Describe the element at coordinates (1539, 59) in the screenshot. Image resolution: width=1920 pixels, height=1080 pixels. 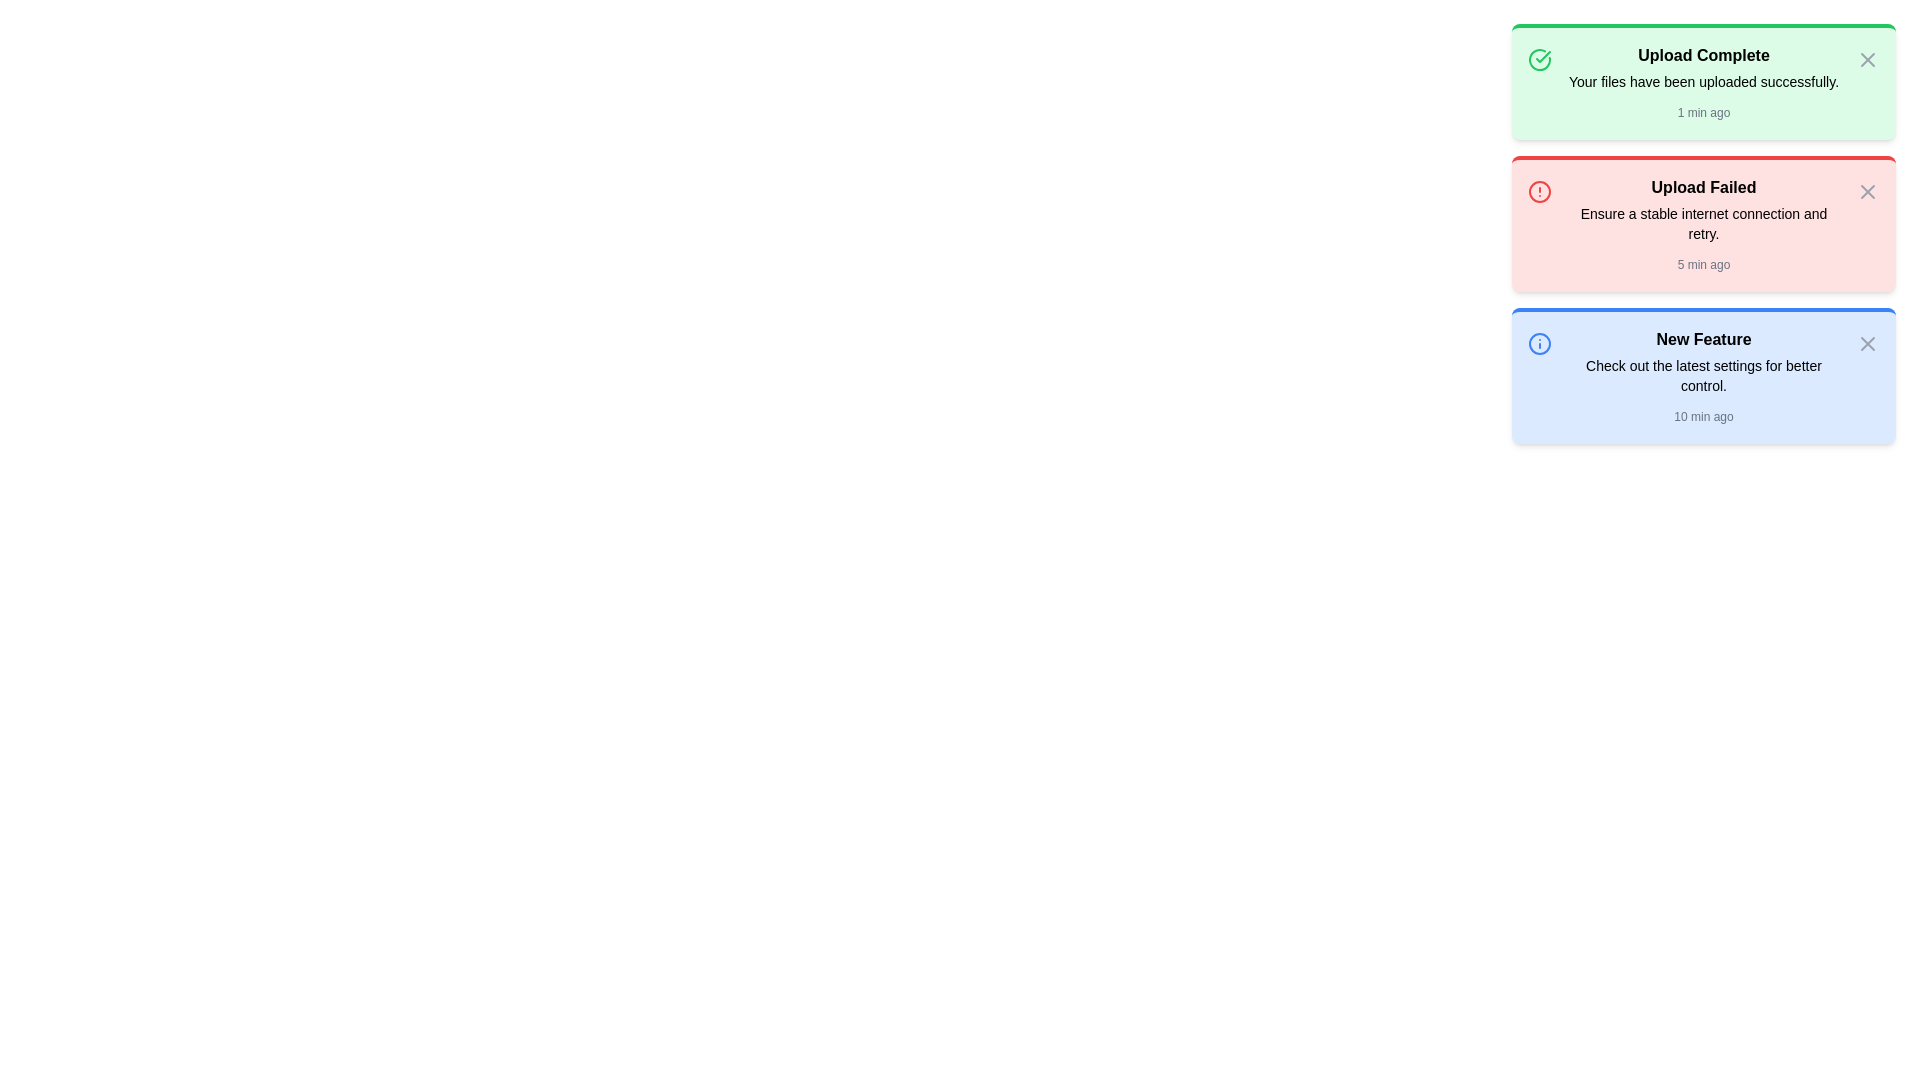
I see `the success icon in the top left corner of the green notification panel labeled 'Upload Complete', which is associated with confirming completion of tasks` at that location.